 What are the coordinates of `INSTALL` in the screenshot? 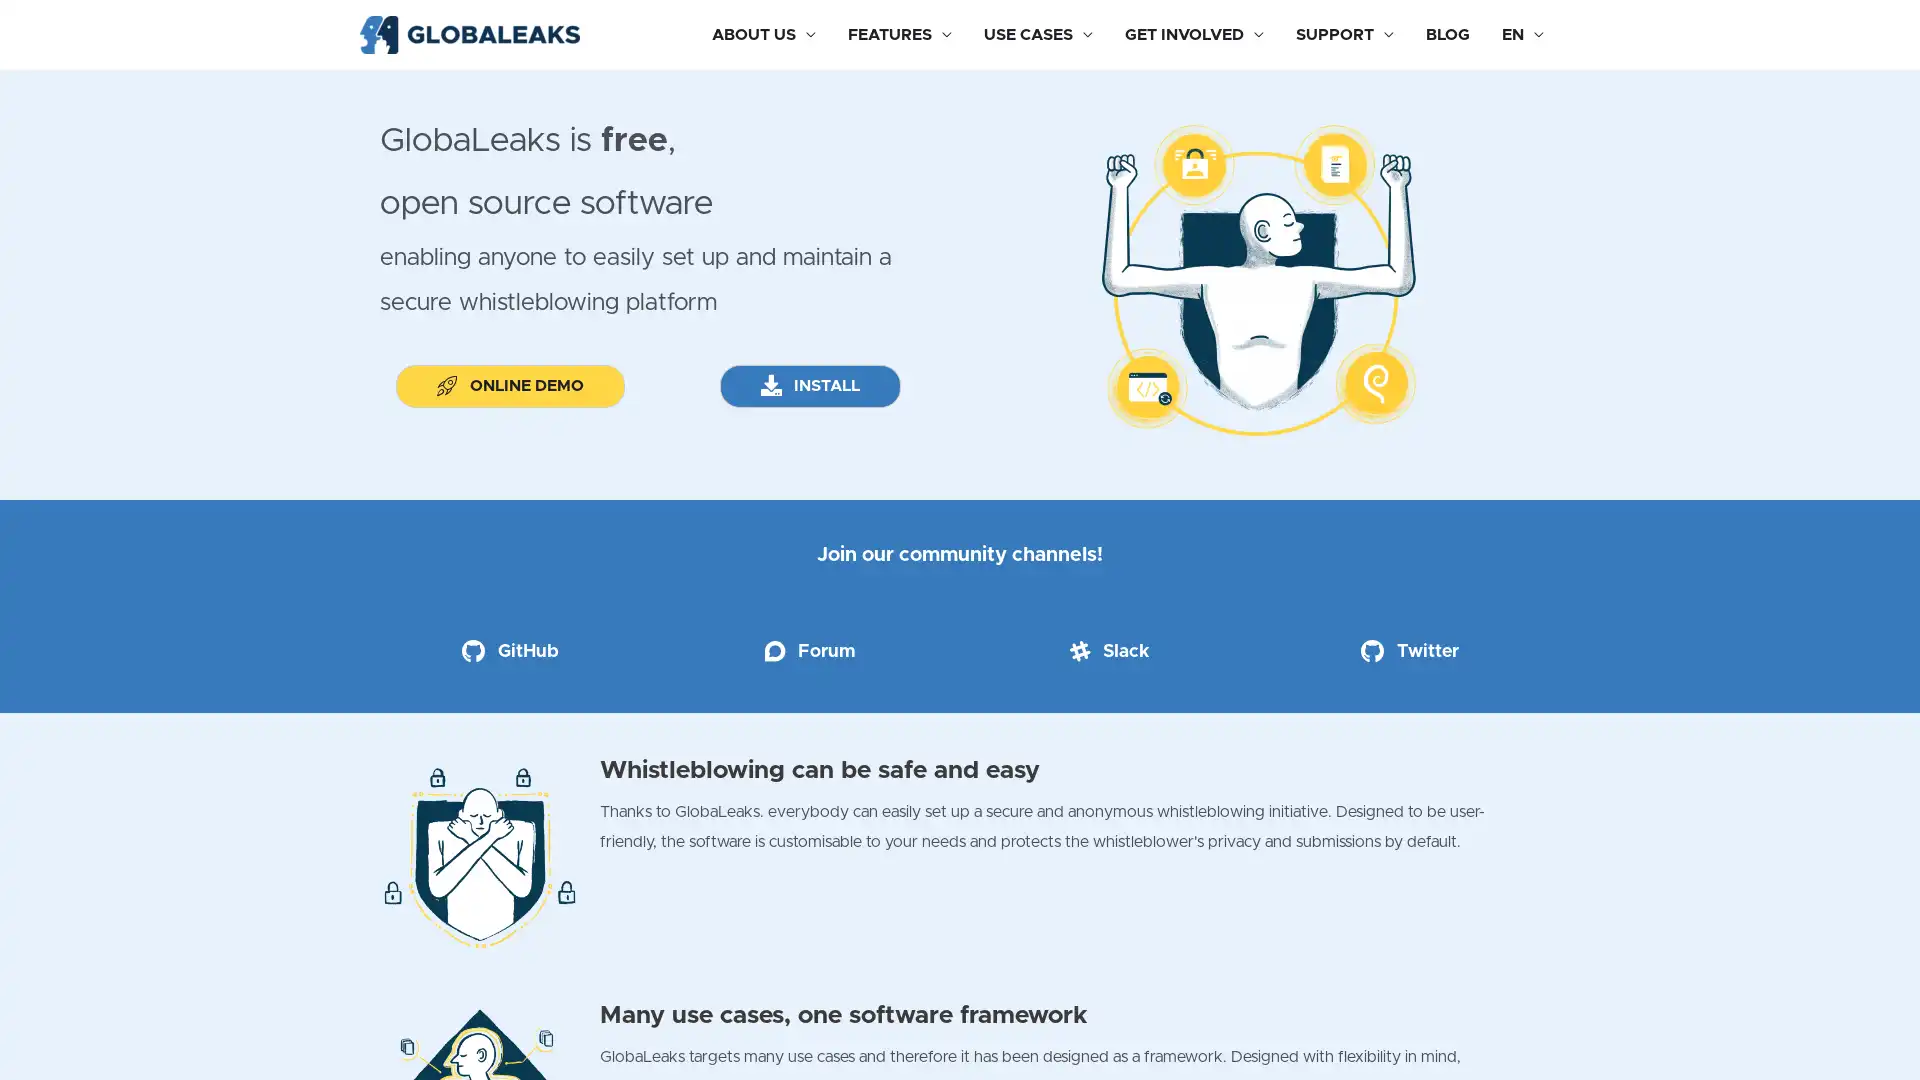 It's located at (809, 386).